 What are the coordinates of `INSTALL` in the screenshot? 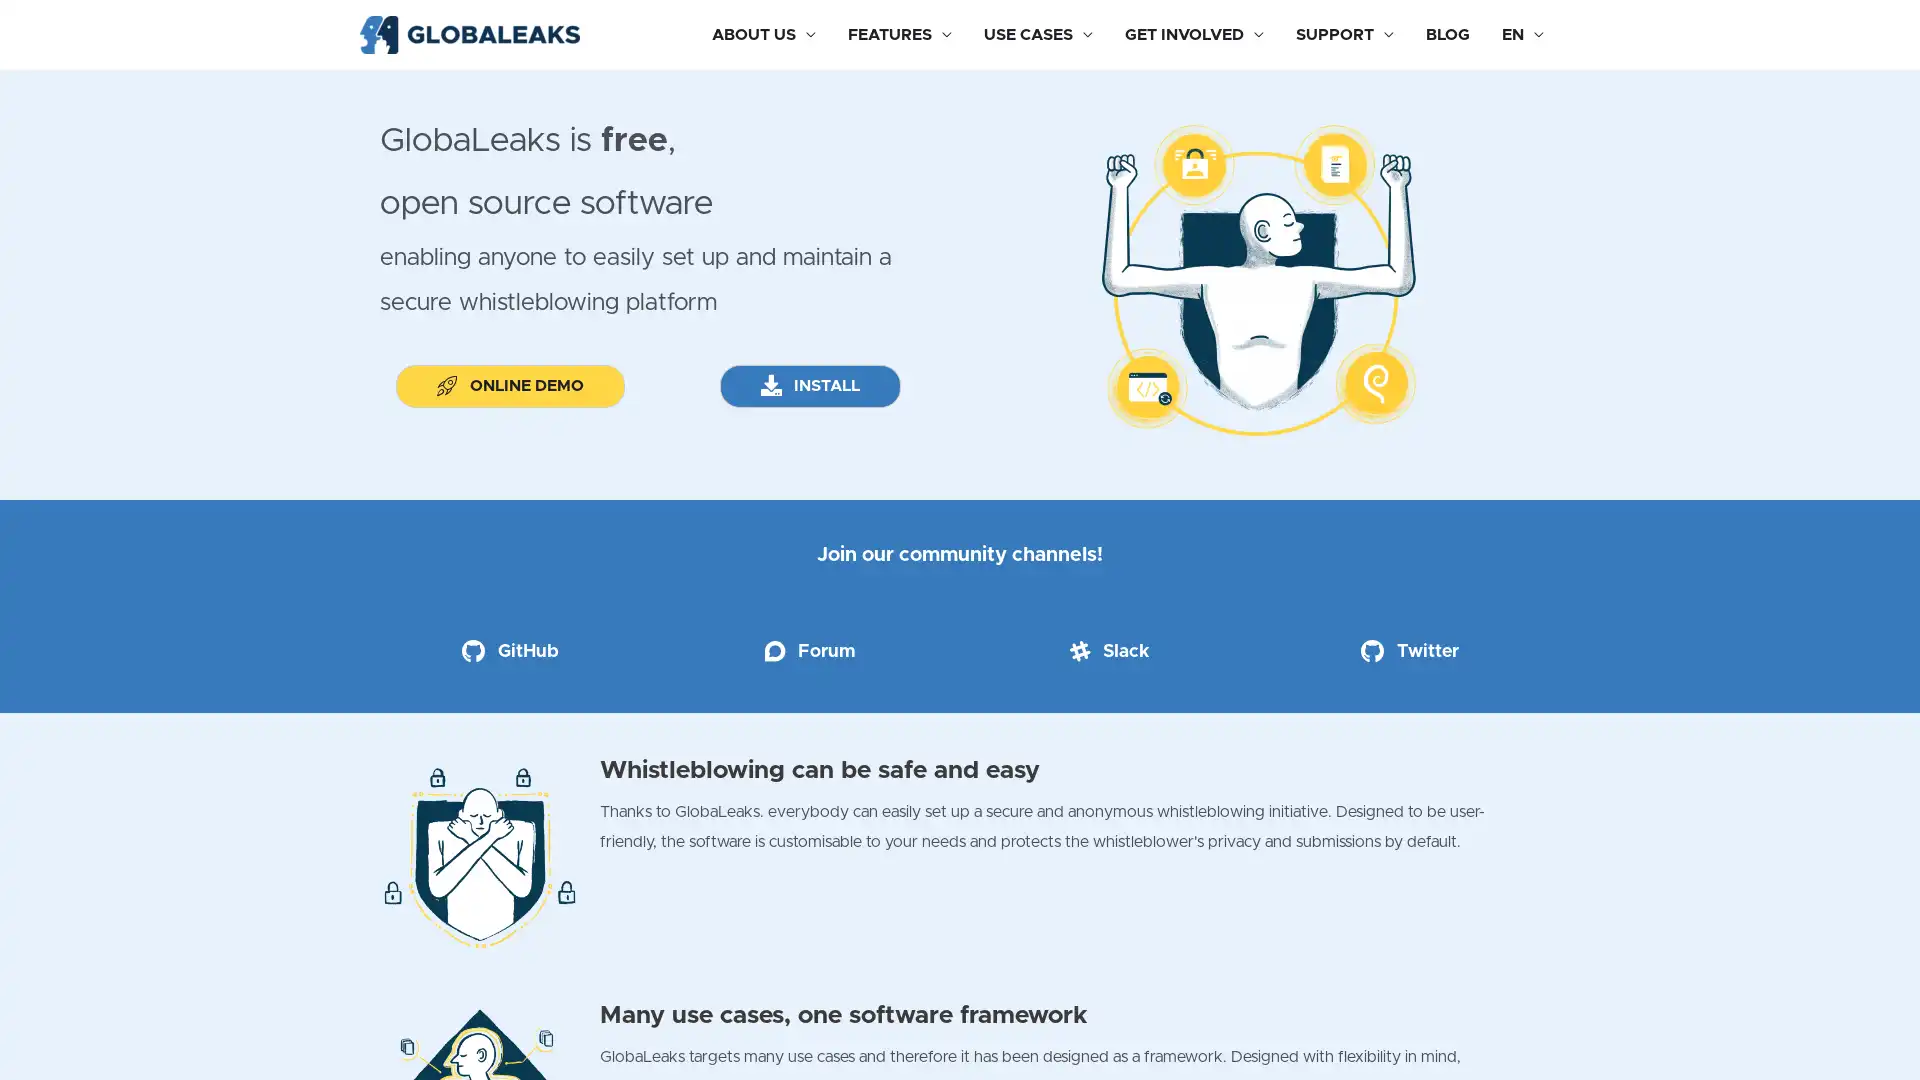 It's located at (809, 386).